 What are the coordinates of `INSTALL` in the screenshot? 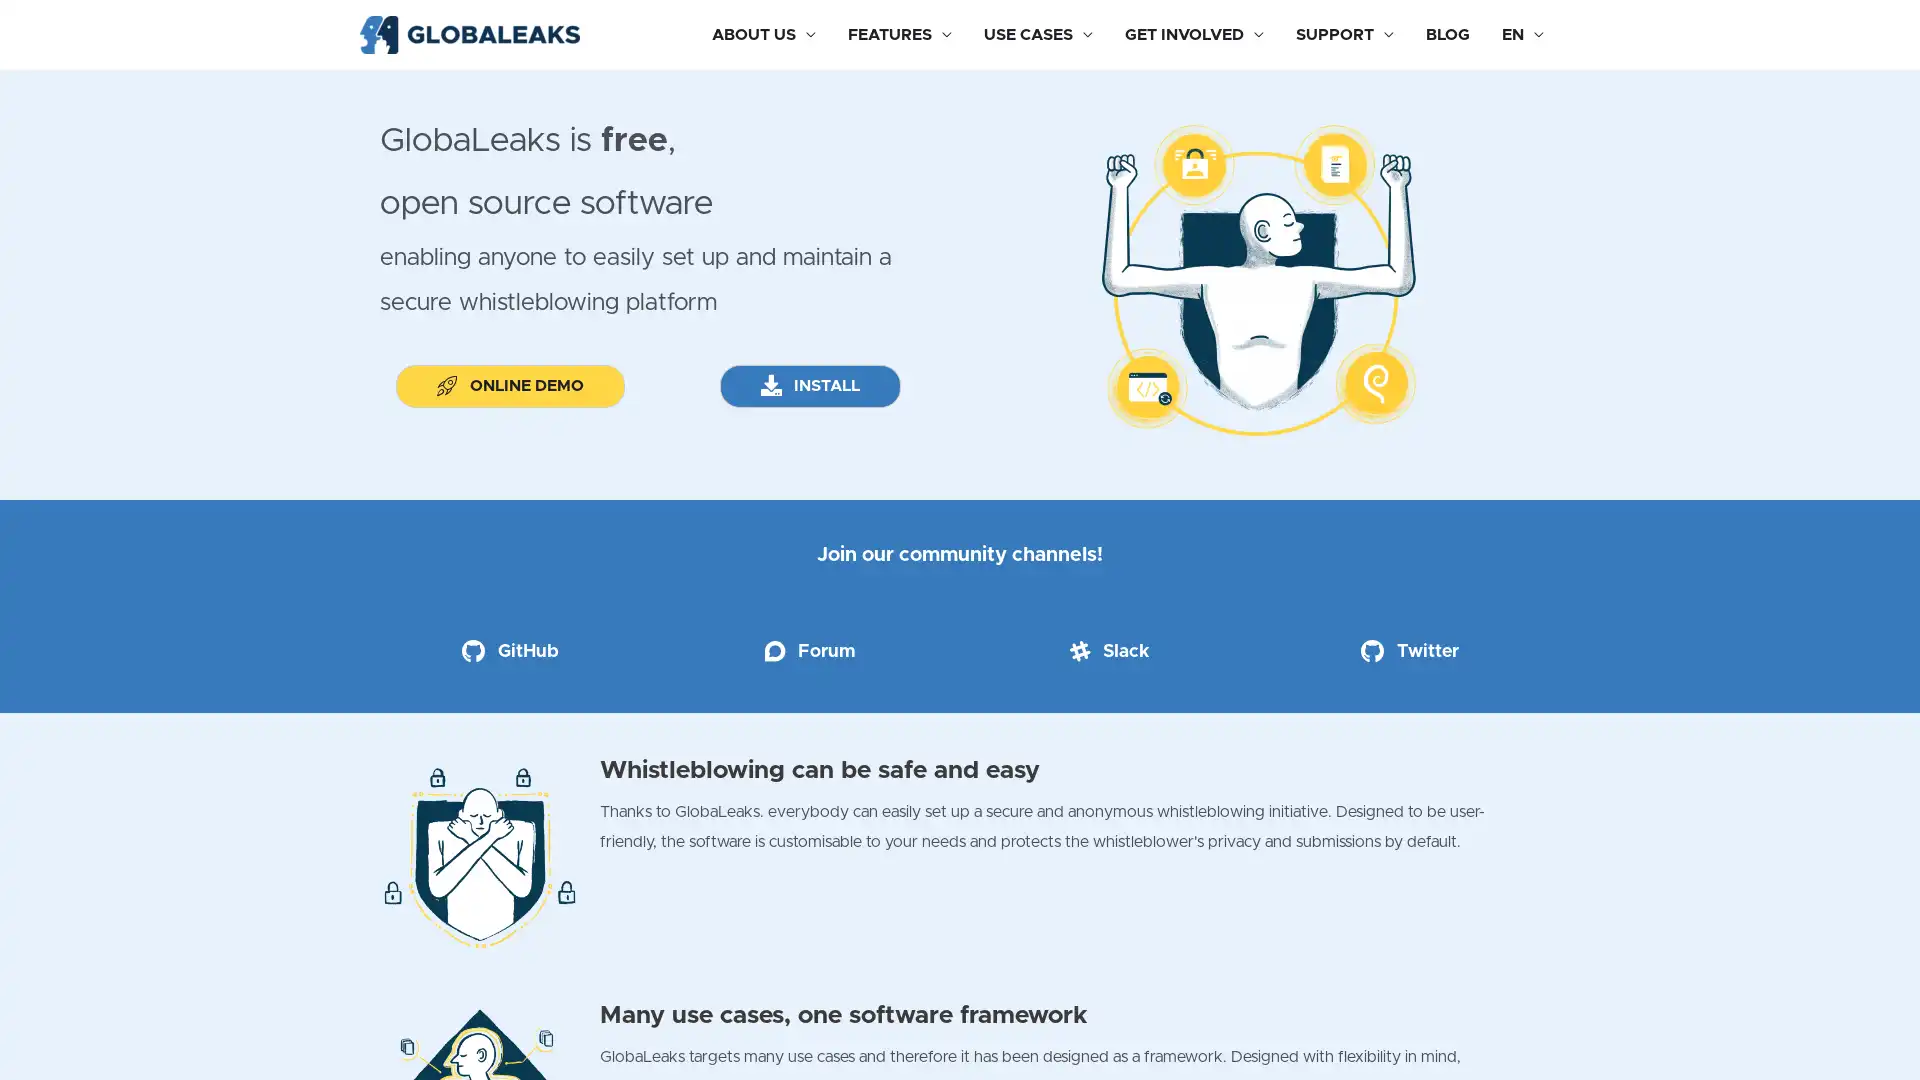 It's located at (809, 386).